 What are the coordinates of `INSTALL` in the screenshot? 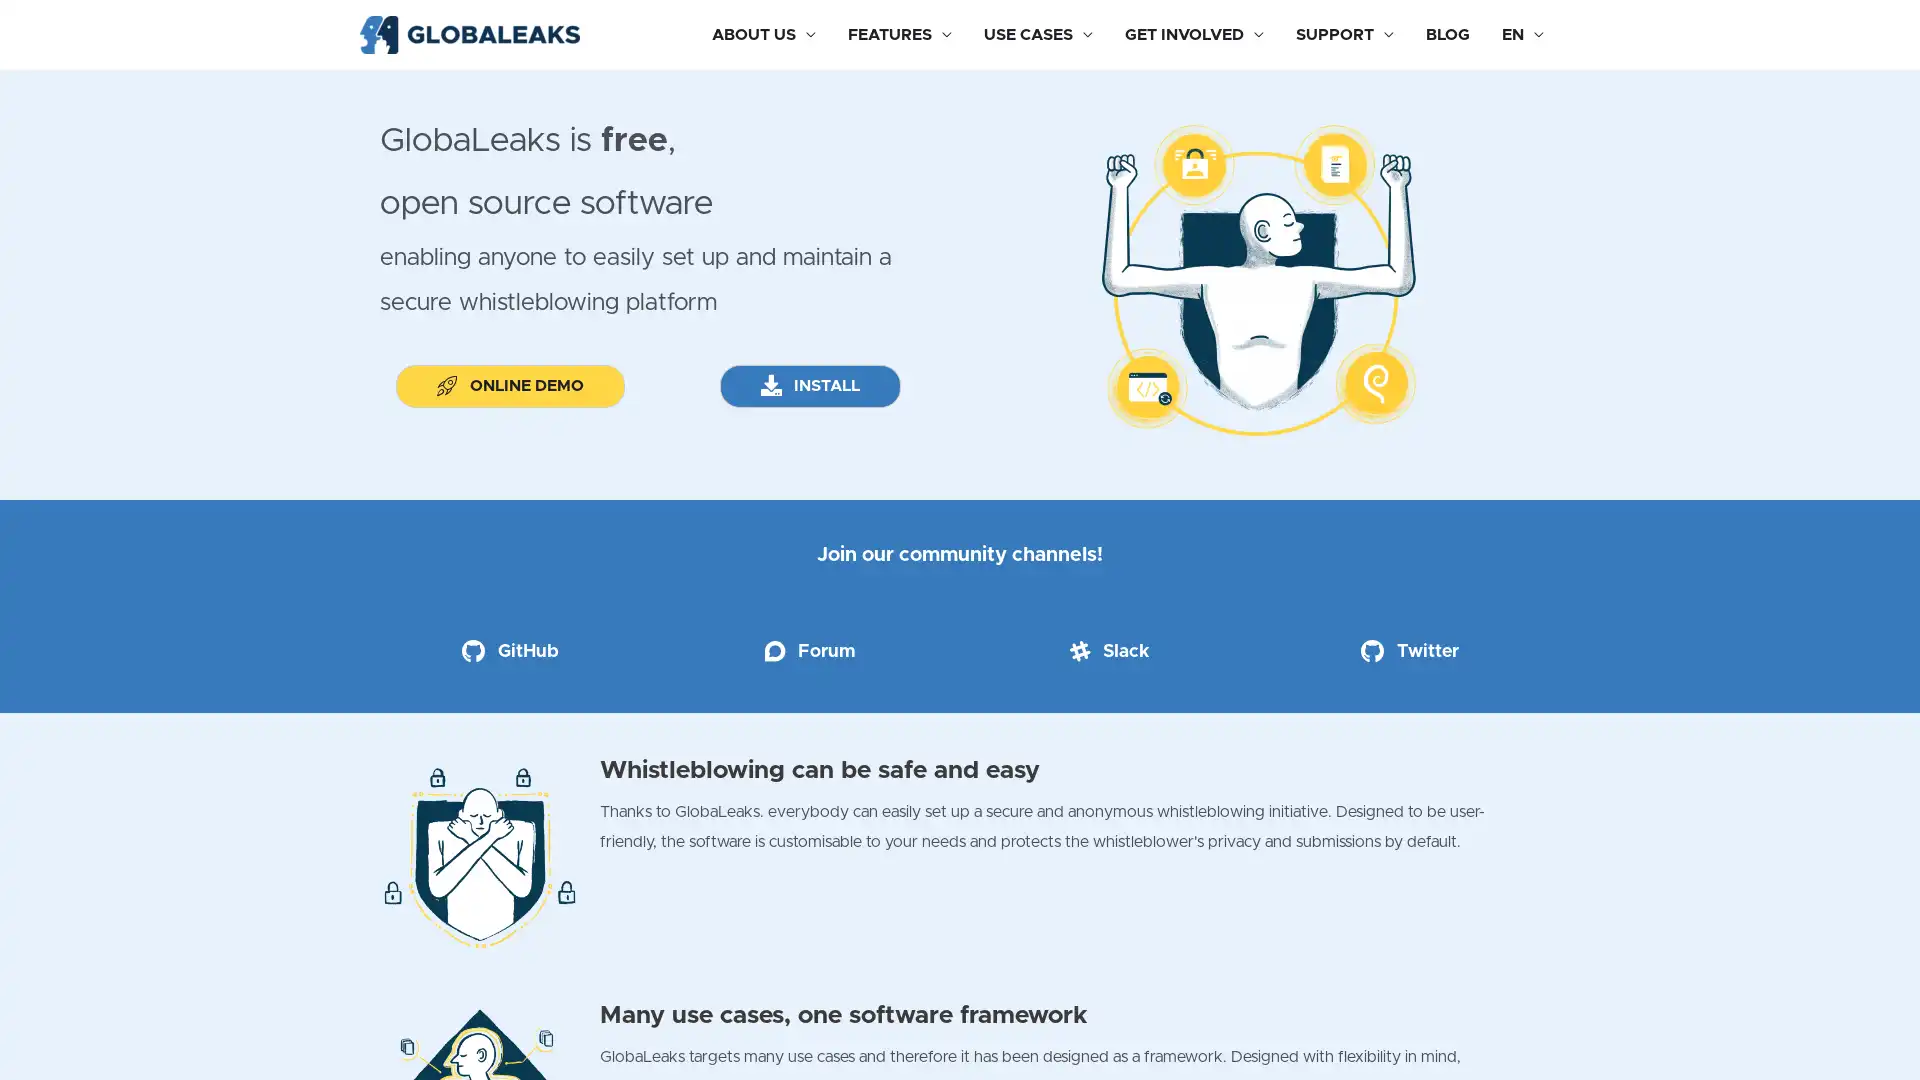 It's located at (809, 386).